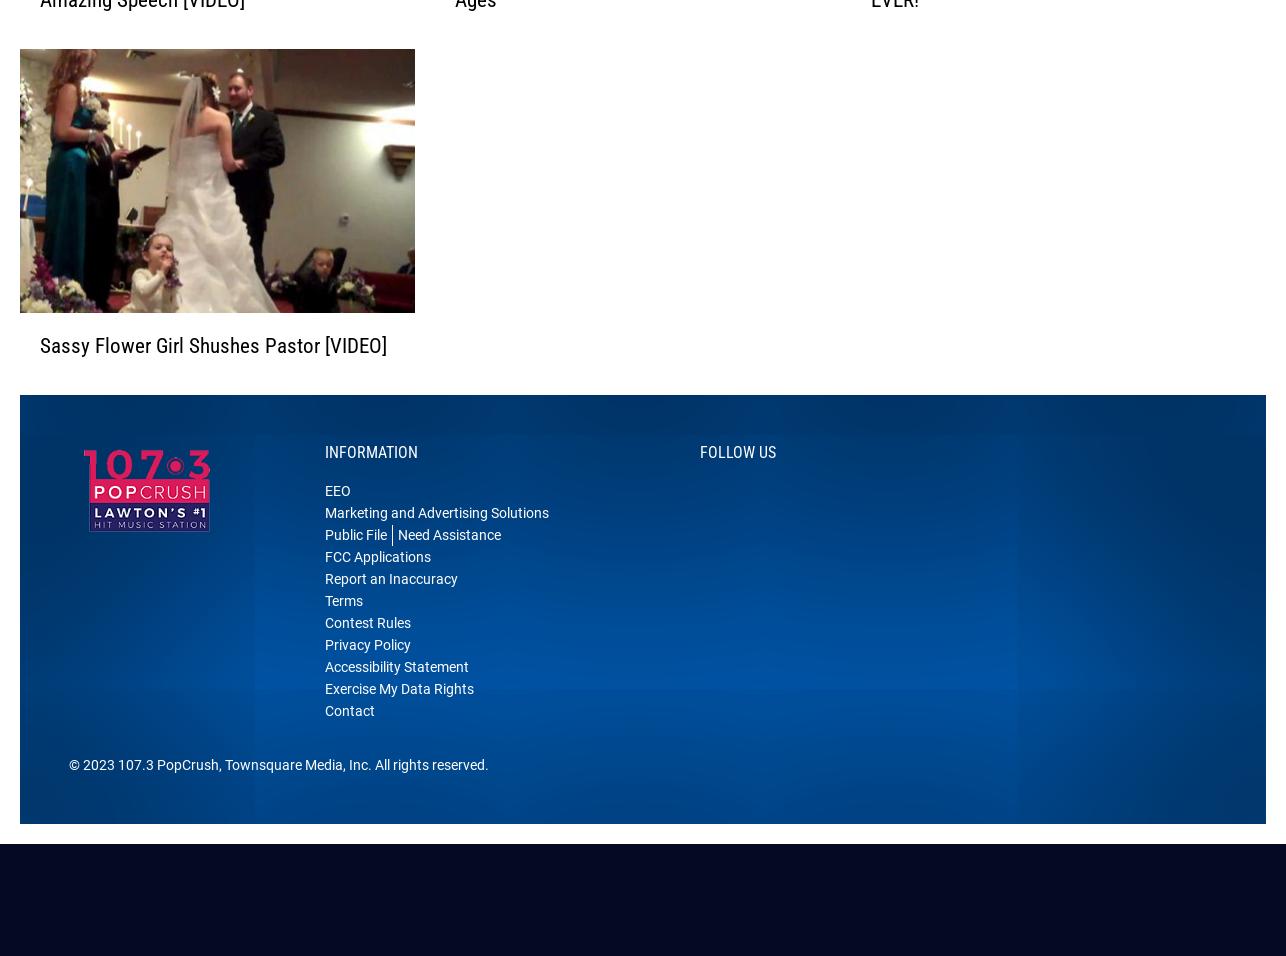 The height and width of the screenshot is (956, 1286). What do you see at coordinates (738, 478) in the screenshot?
I see `'Follow Us'` at bounding box center [738, 478].